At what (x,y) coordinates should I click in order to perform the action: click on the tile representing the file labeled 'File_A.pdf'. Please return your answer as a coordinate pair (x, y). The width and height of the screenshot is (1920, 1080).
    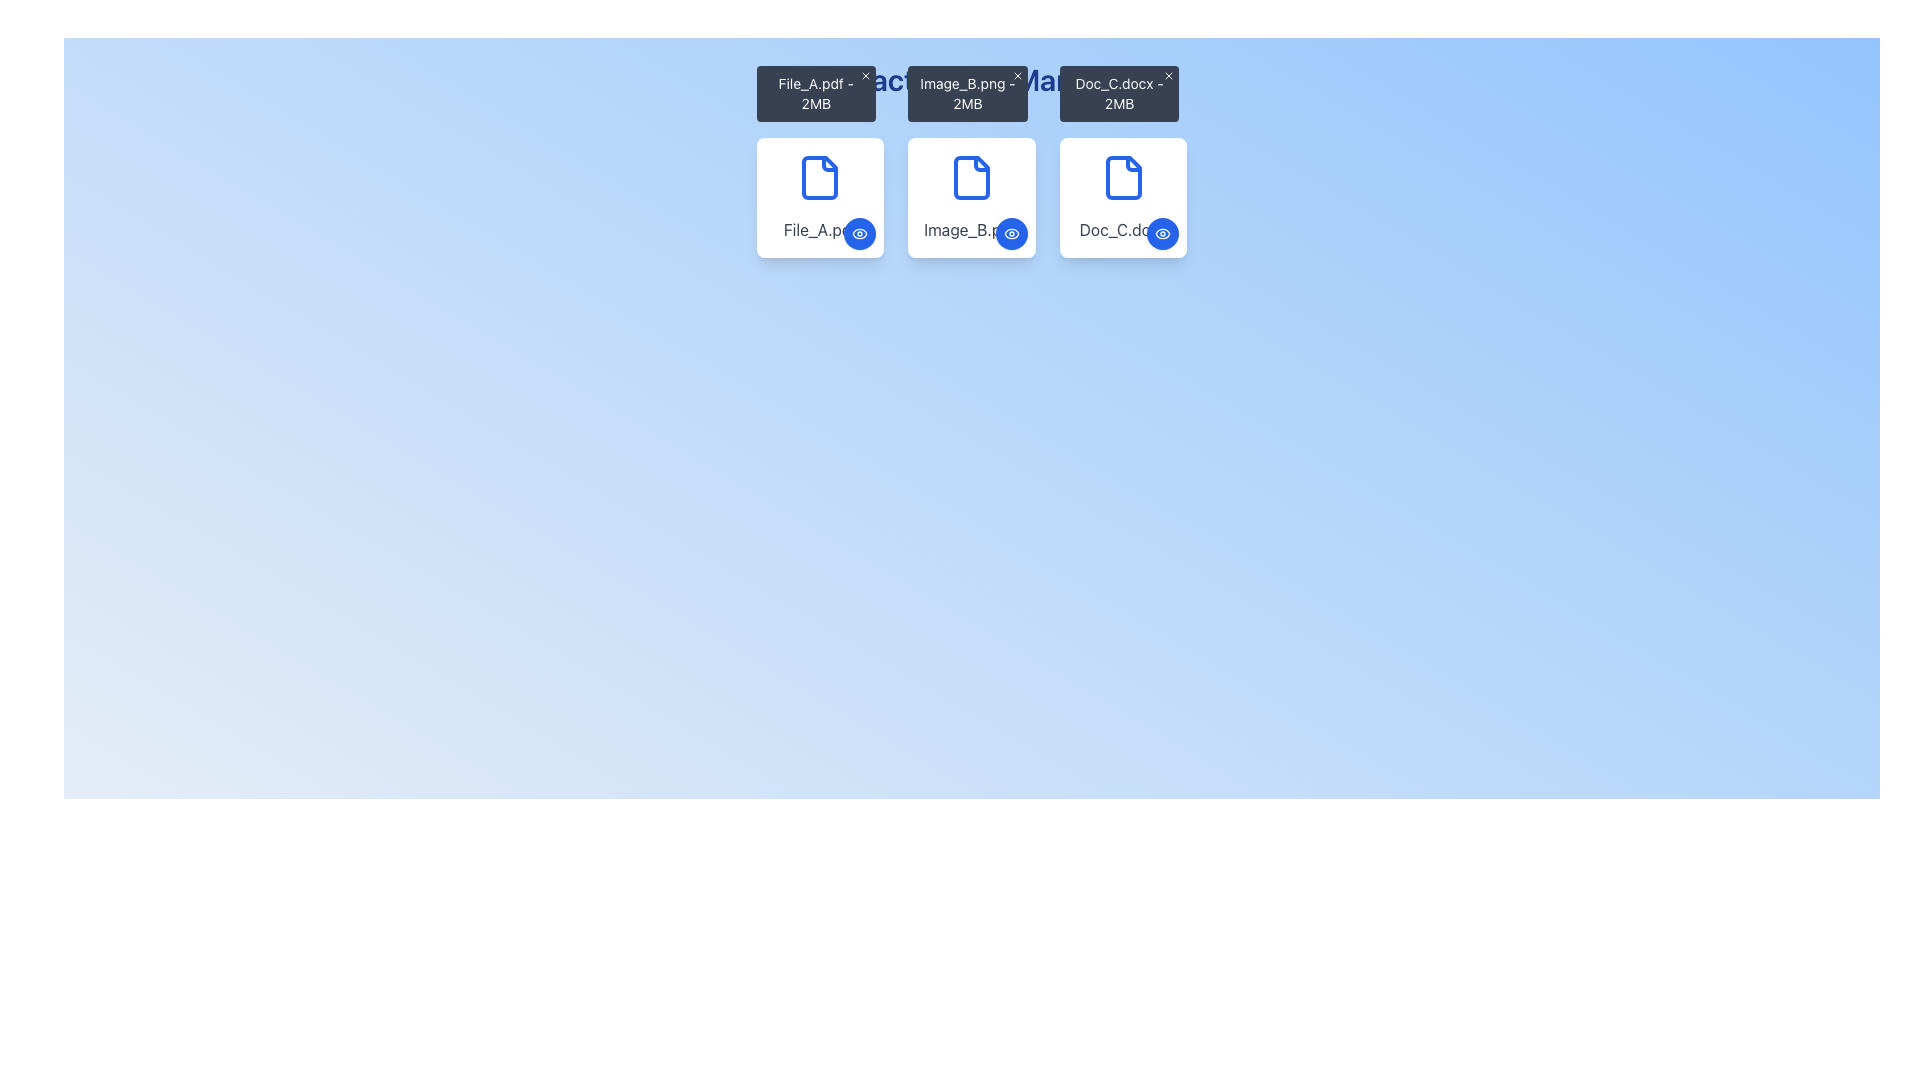
    Looking at the image, I should click on (820, 197).